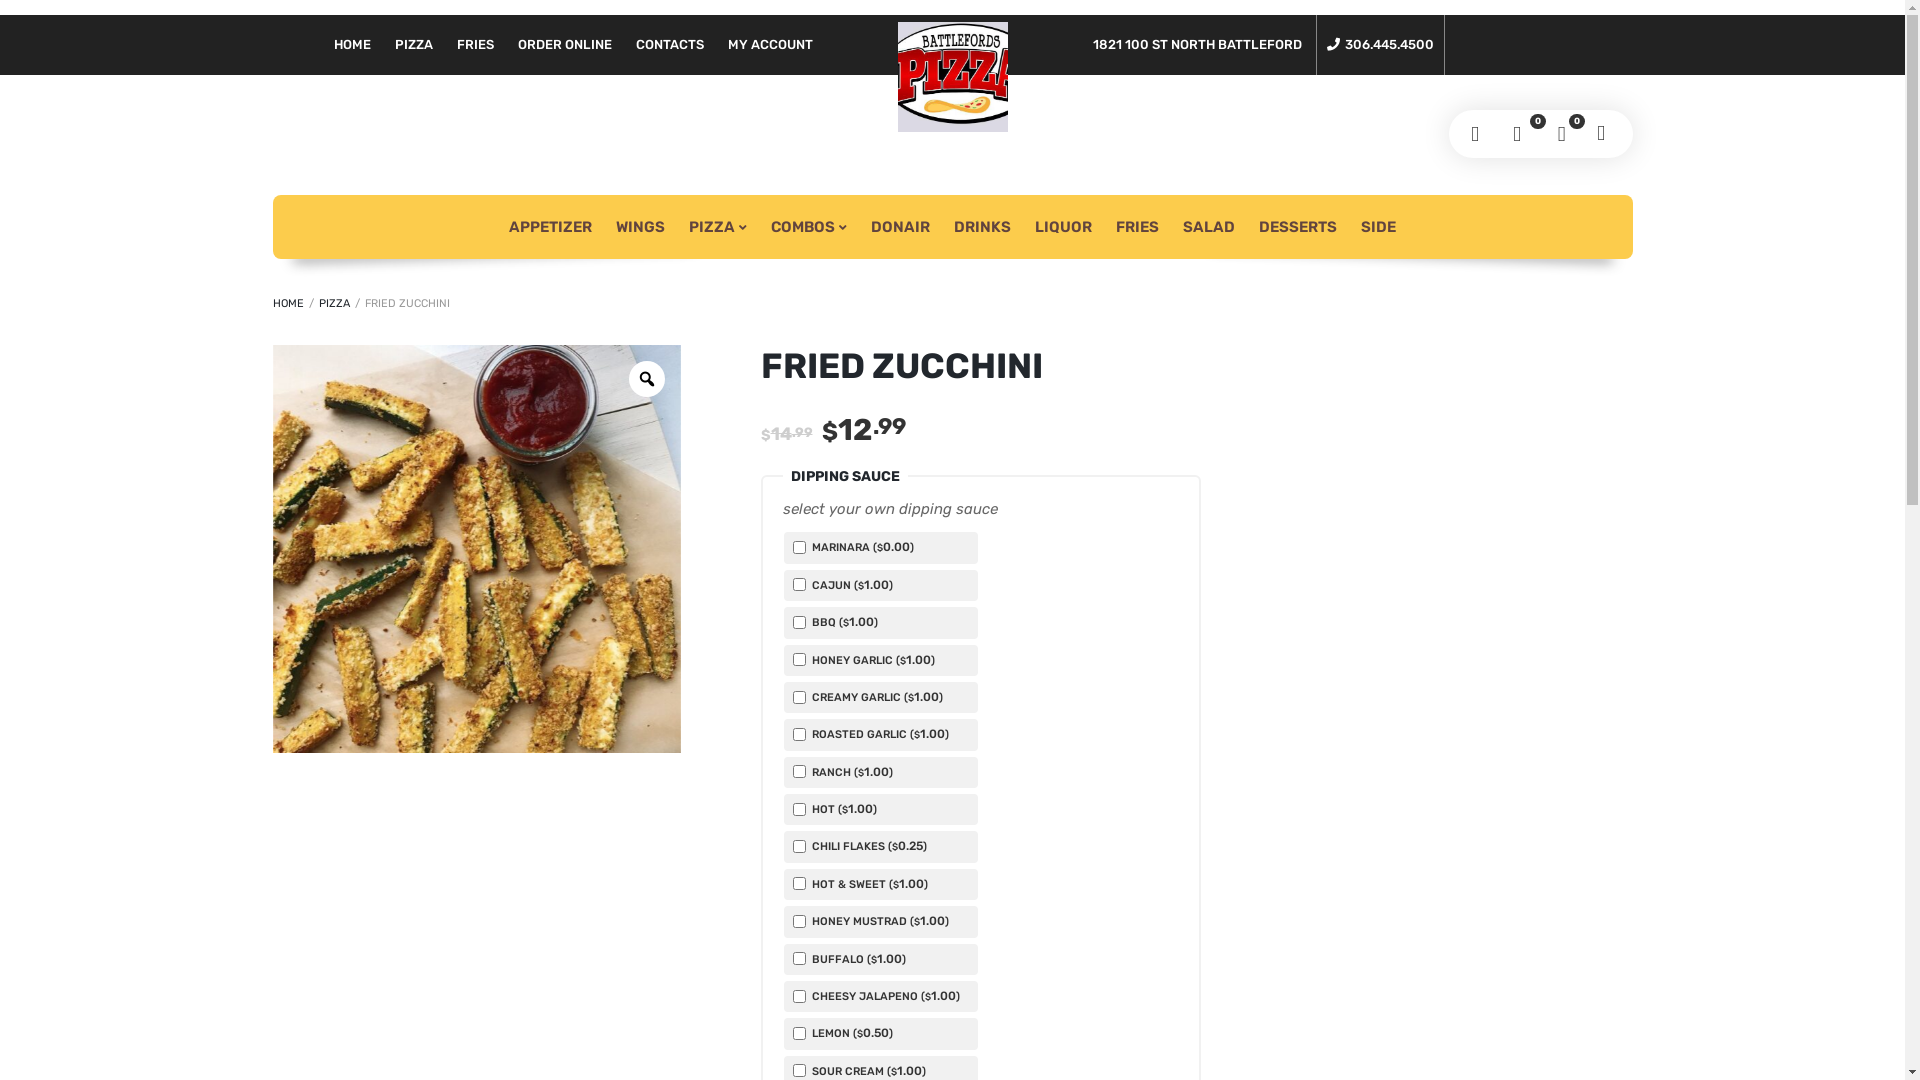 Image resolution: width=1920 pixels, height=1080 pixels. Describe the element at coordinates (640, 226) in the screenshot. I see `'WINGS'` at that location.